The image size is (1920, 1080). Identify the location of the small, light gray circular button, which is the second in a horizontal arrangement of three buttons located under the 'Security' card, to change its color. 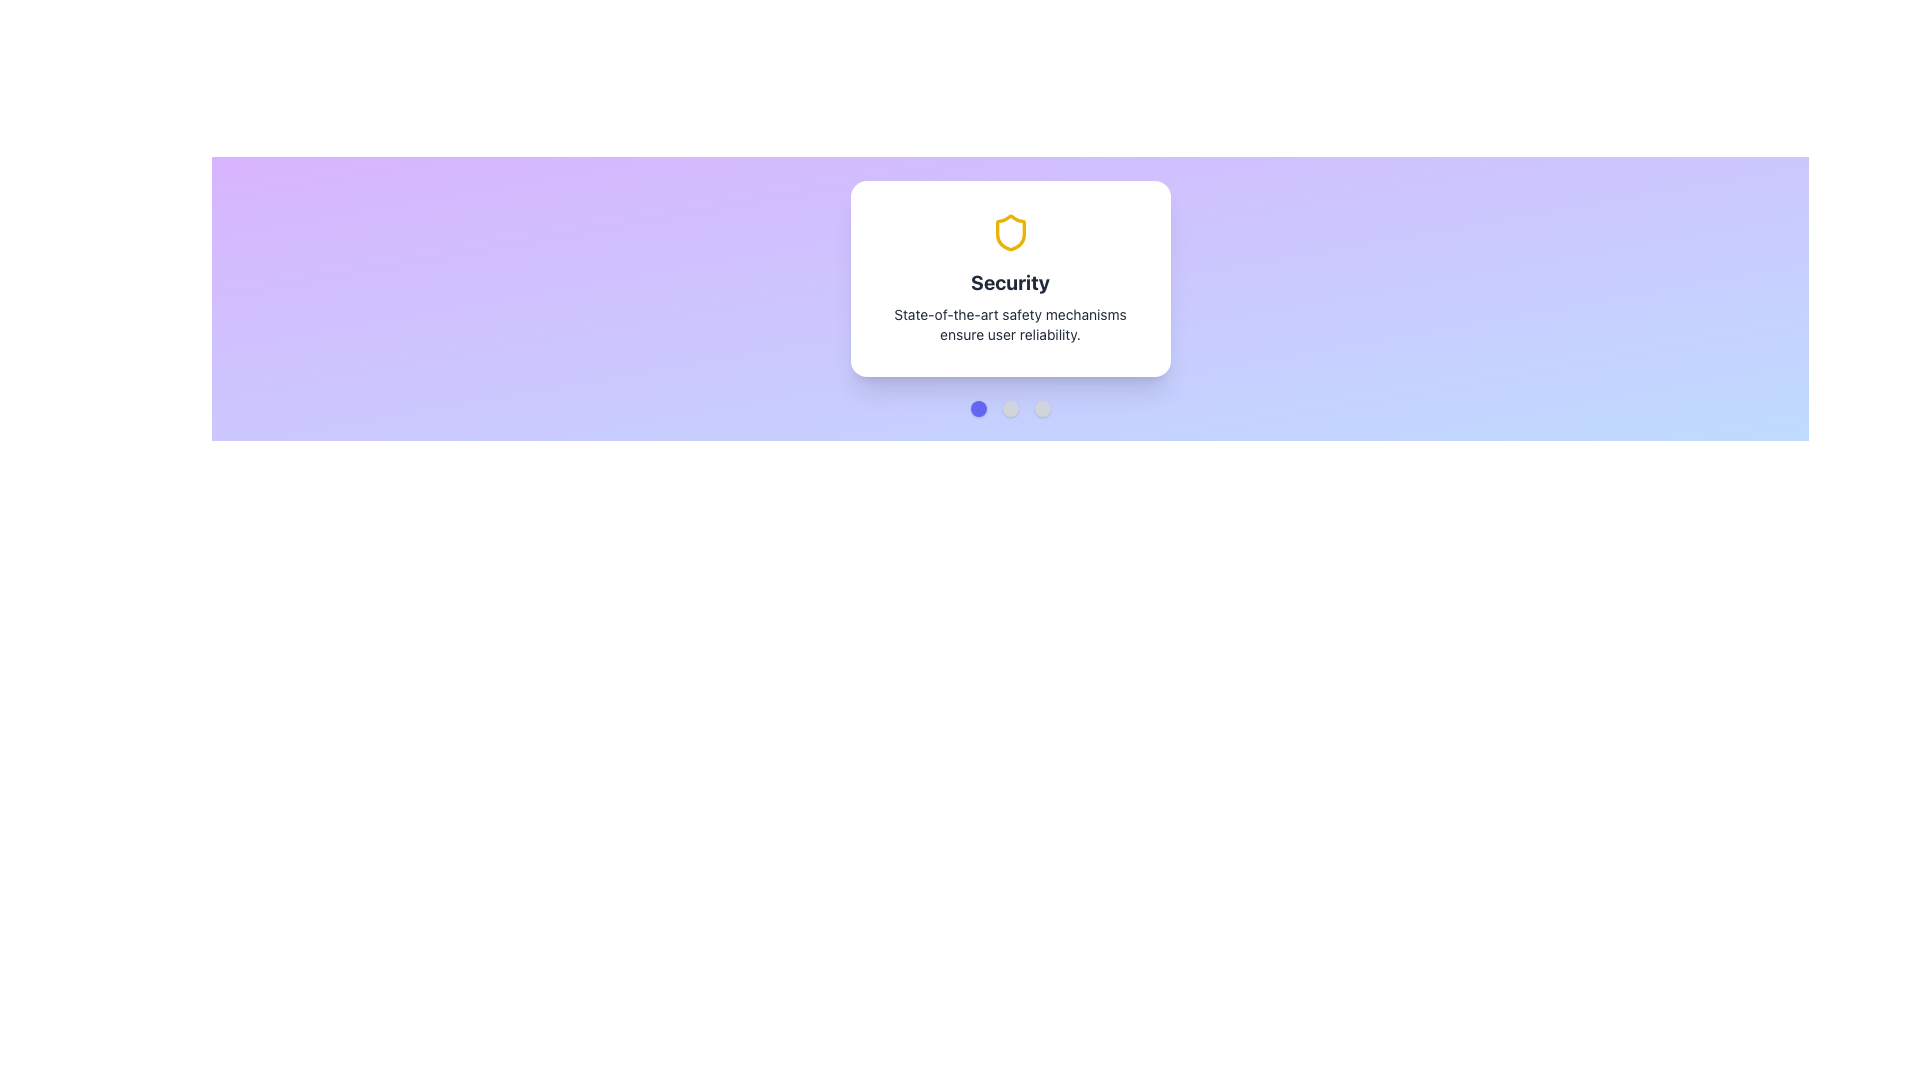
(1010, 407).